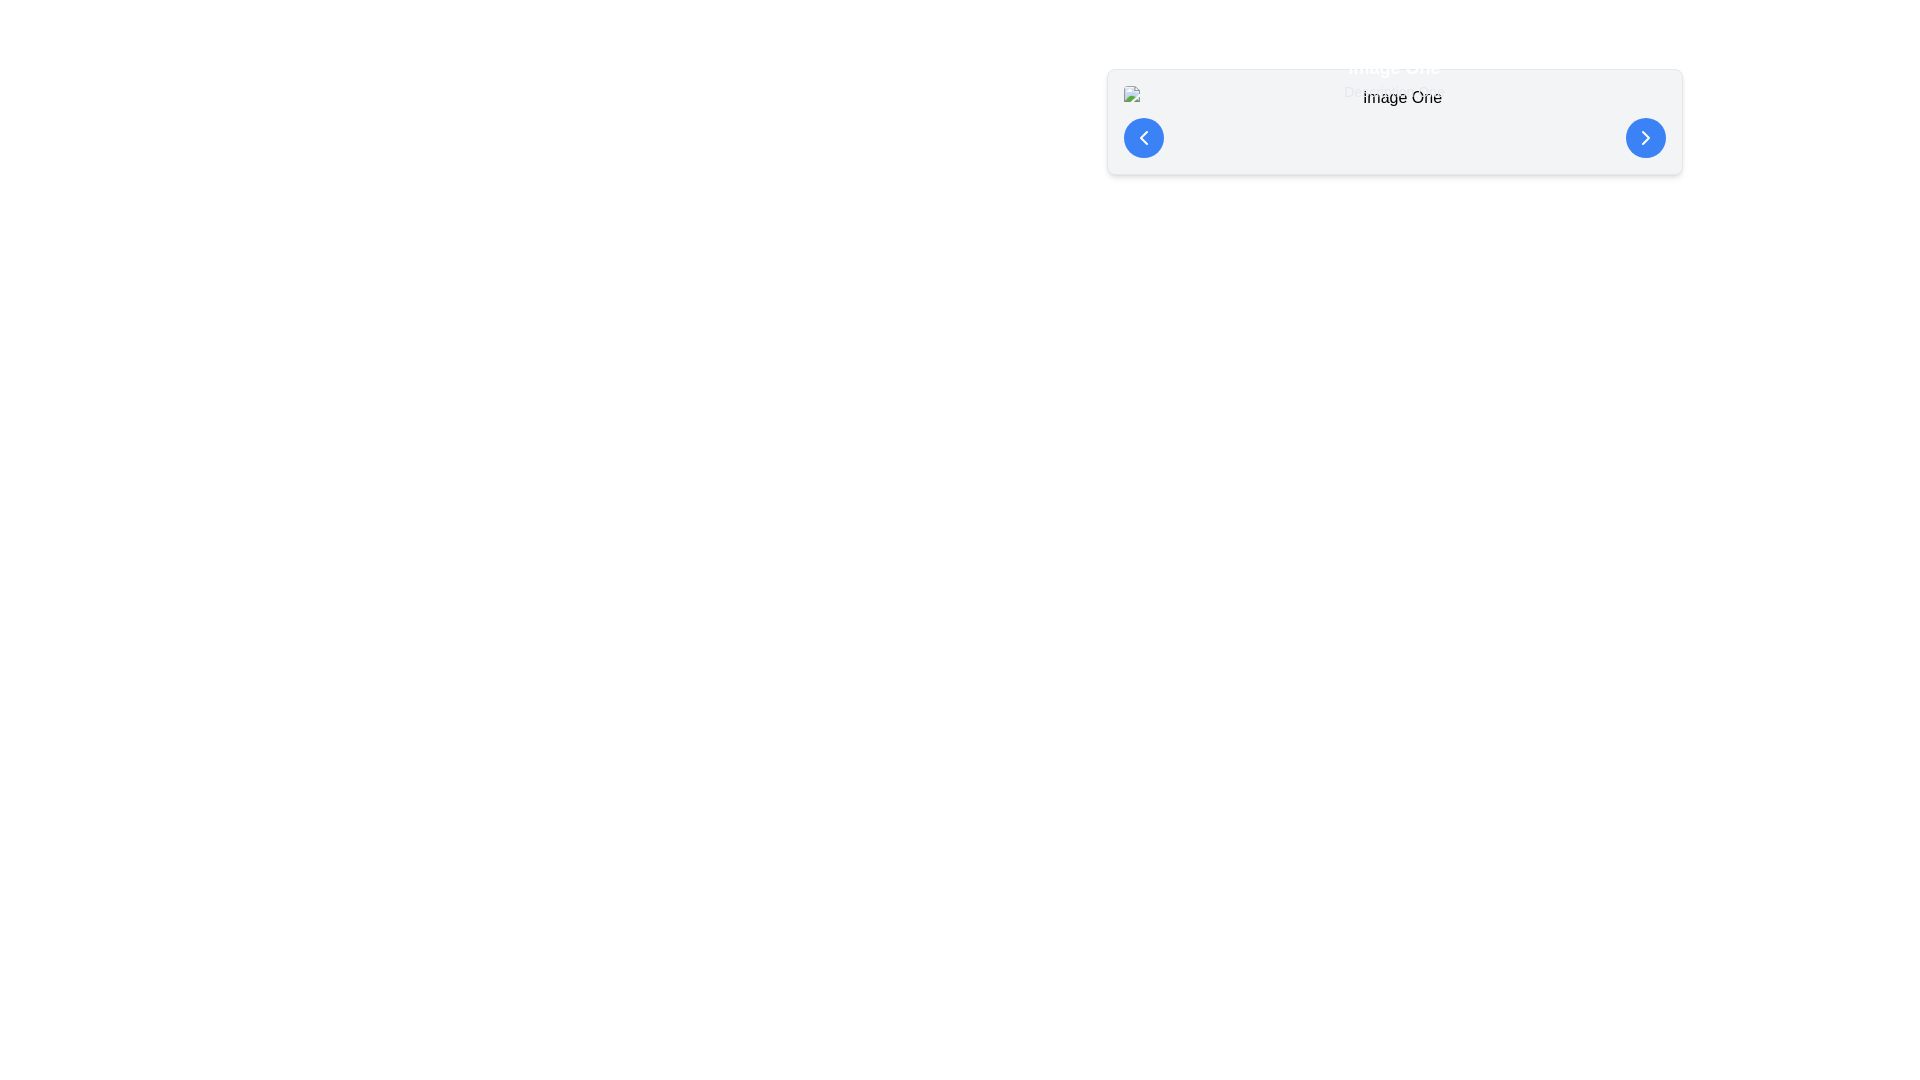 The width and height of the screenshot is (1920, 1080). Describe the element at coordinates (1143, 137) in the screenshot. I see `the circular button with a blue background and a white left-pointing chevron arrow, which is the leftmost button in a horizontal layout next to the content box labeled 'Image One'` at that location.